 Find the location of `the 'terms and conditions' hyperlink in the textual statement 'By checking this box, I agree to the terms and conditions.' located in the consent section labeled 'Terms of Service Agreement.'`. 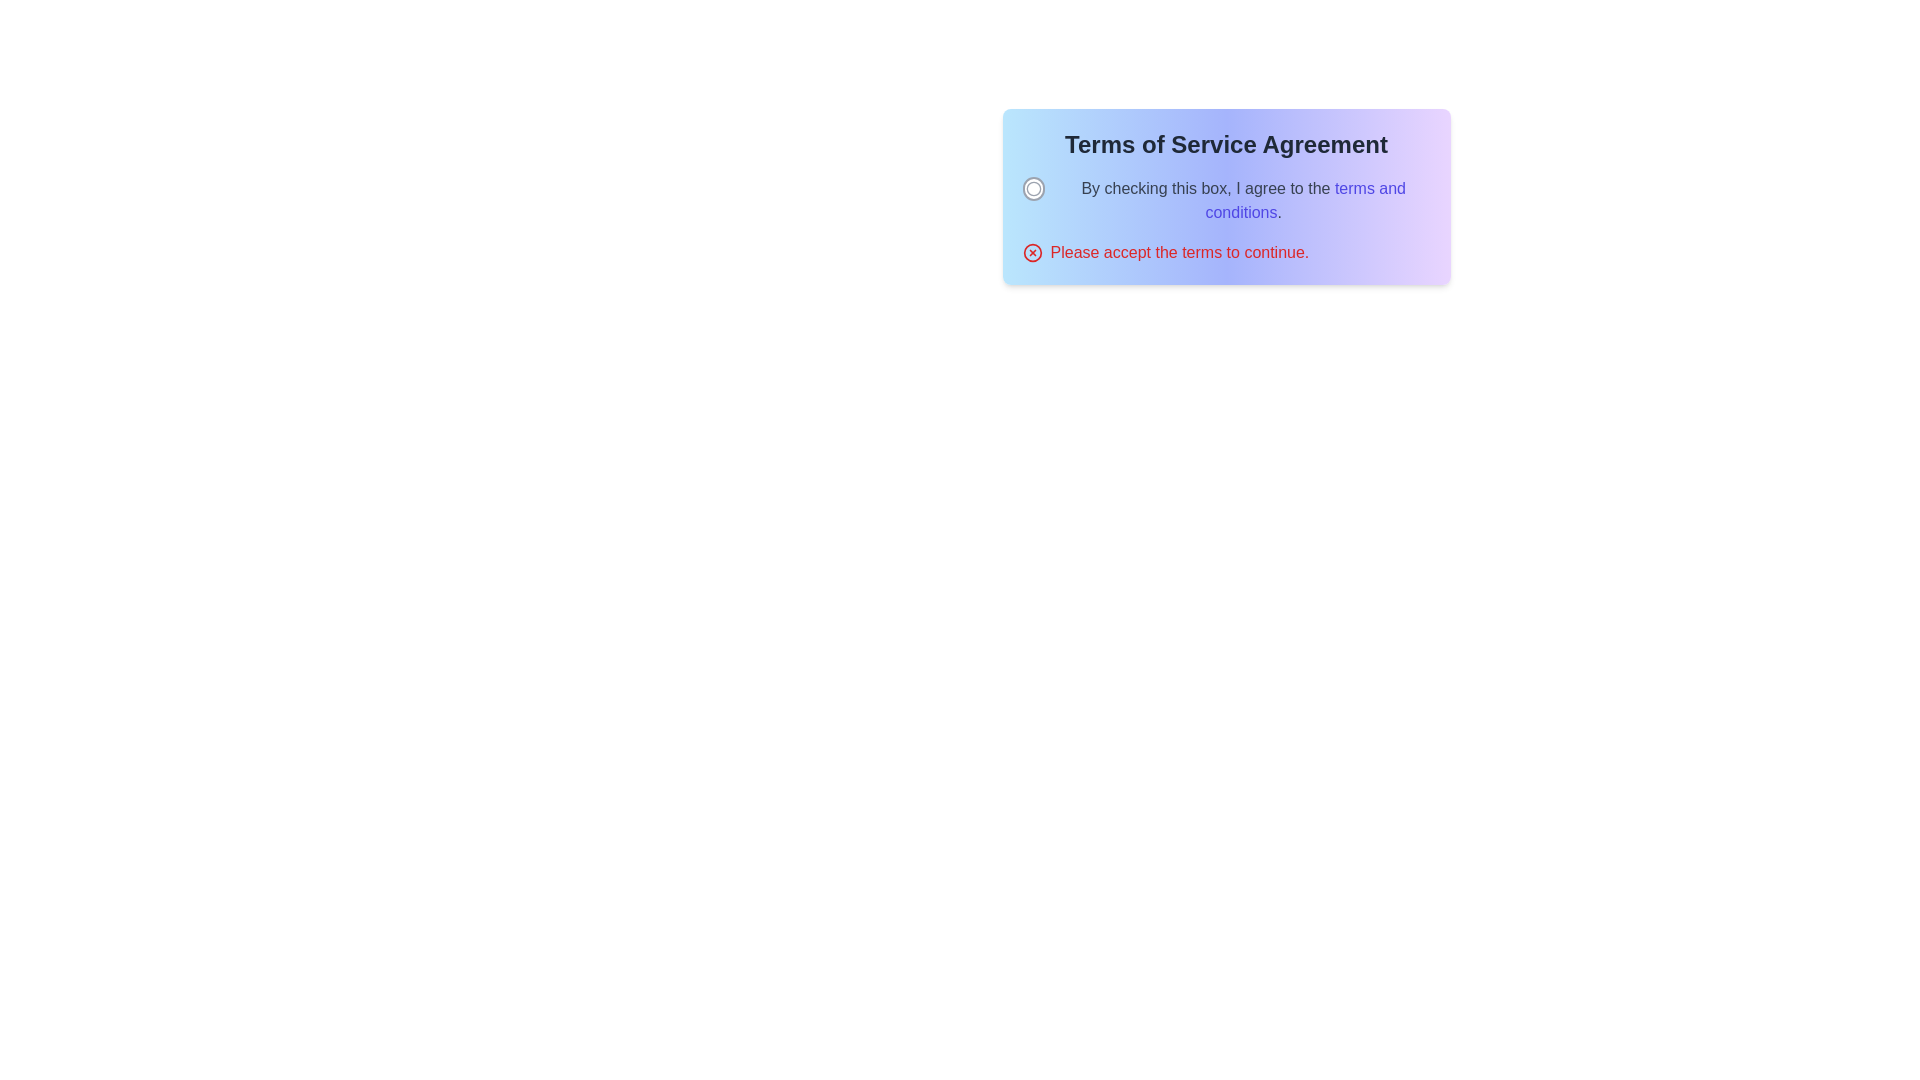

the 'terms and conditions' hyperlink in the textual statement 'By checking this box, I agree to the terms and conditions.' located in the consent section labeled 'Terms of Service Agreement.' is located at coordinates (1242, 200).